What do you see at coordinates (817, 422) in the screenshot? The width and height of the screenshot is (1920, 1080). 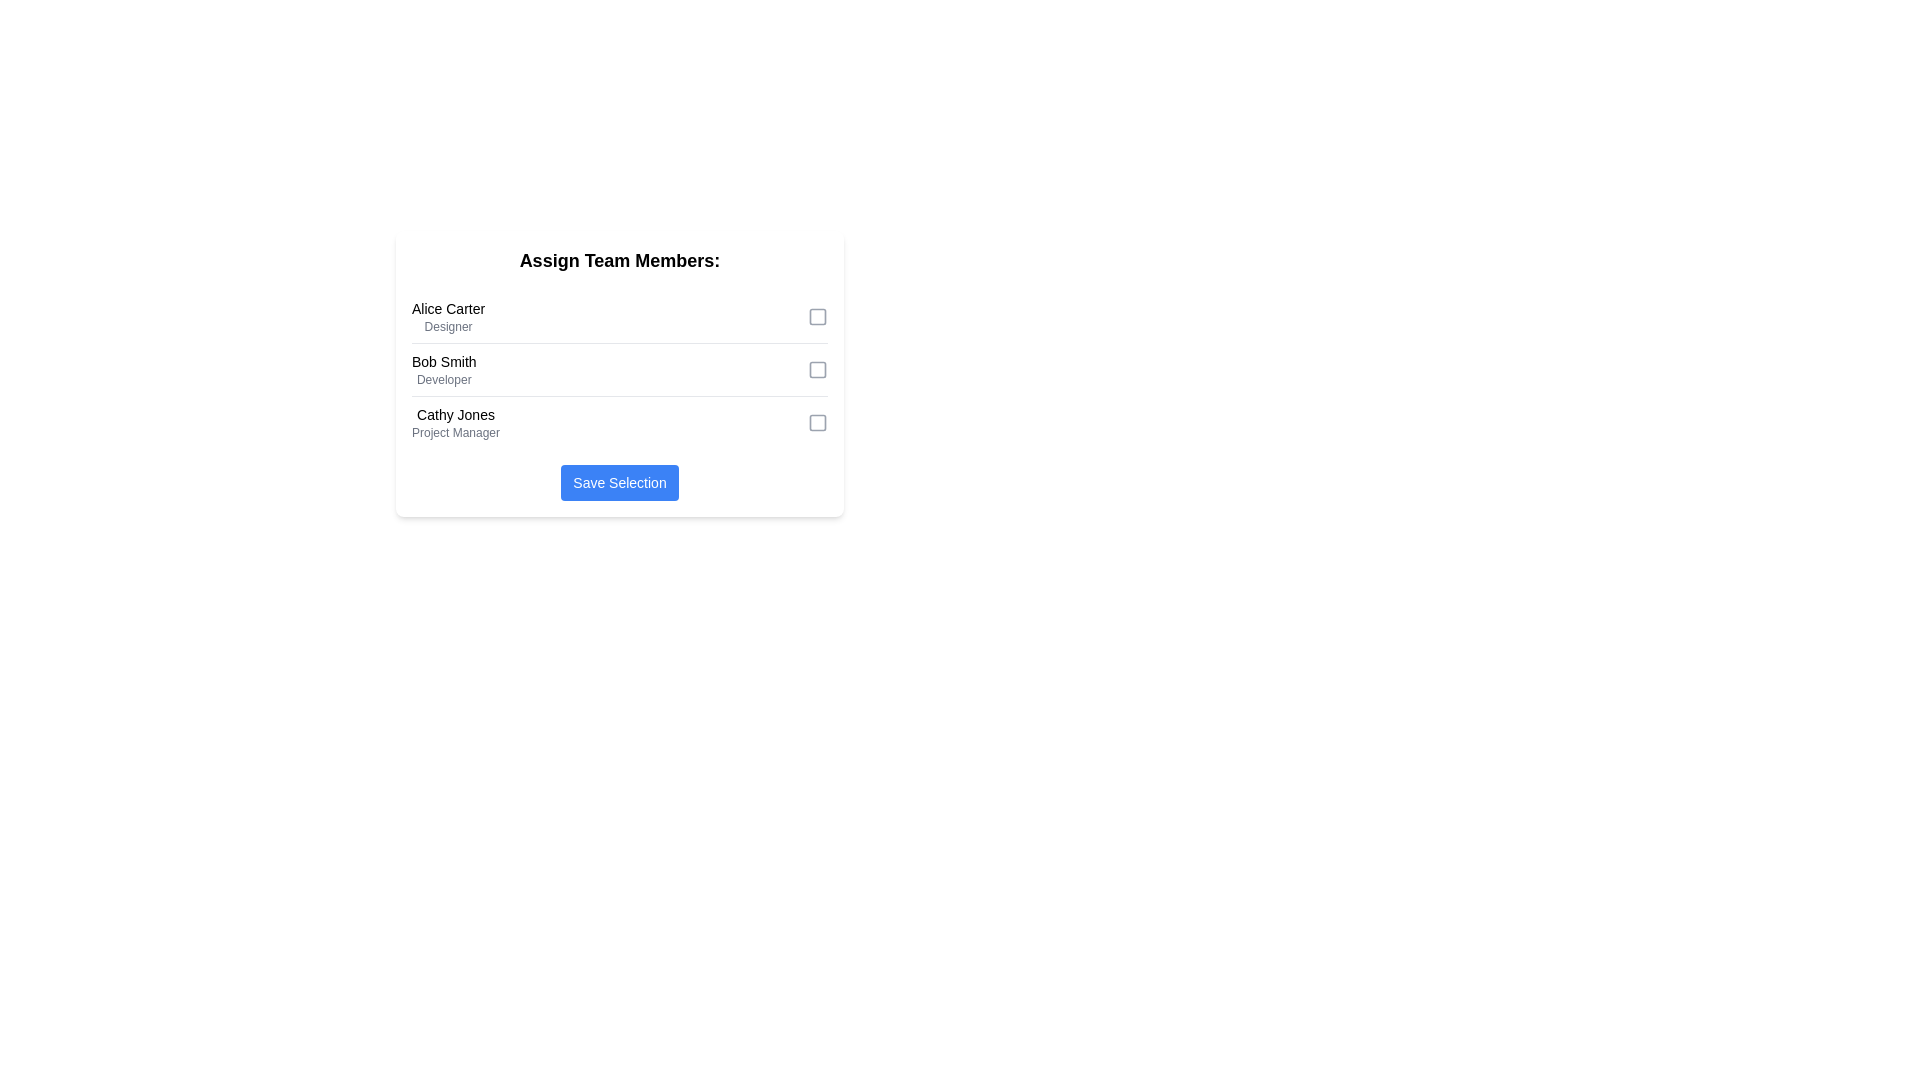 I see `the checkbox corresponding to team member 'Cathy Jones'` at bounding box center [817, 422].